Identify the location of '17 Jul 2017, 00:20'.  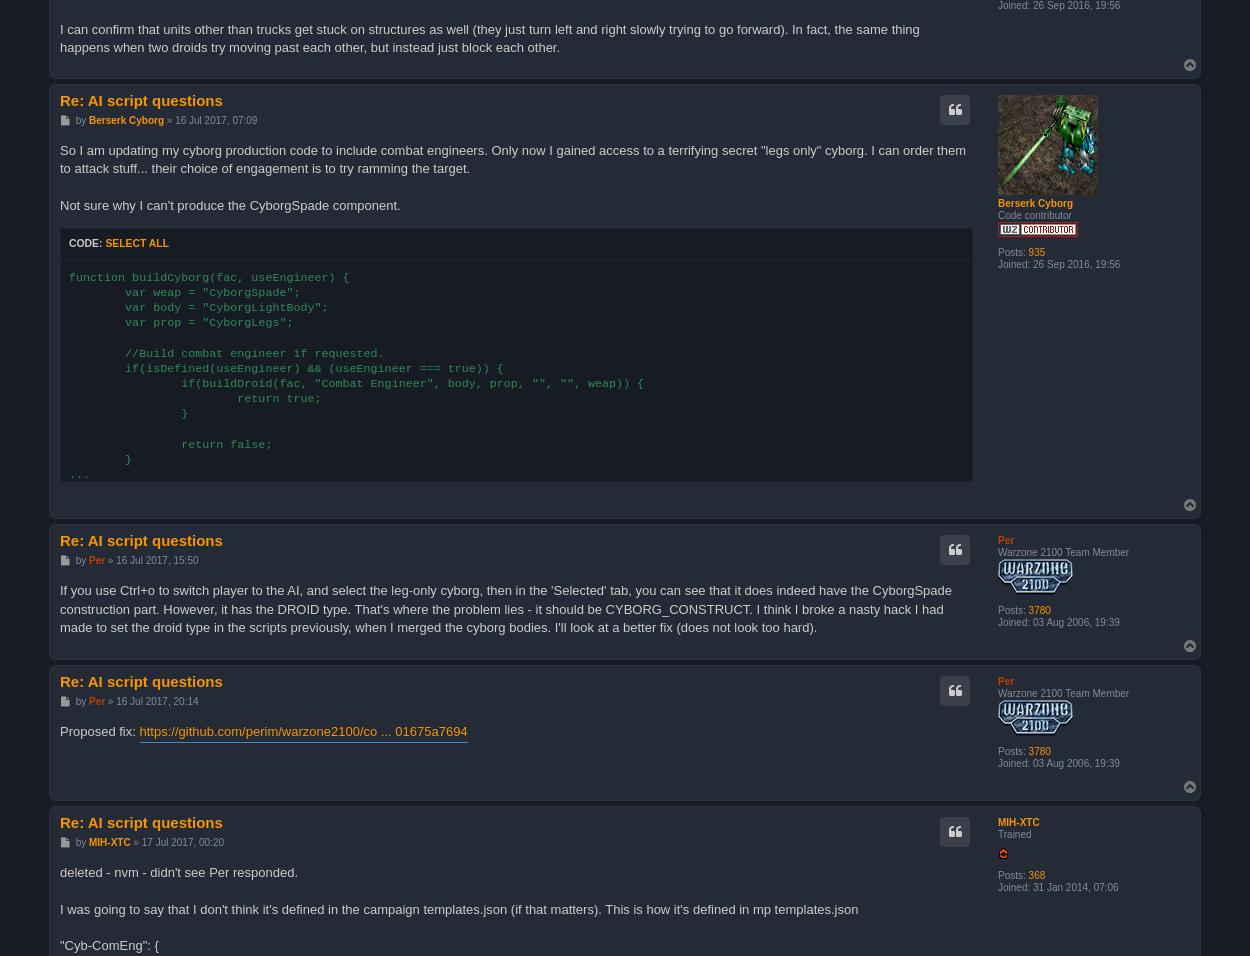
(182, 842).